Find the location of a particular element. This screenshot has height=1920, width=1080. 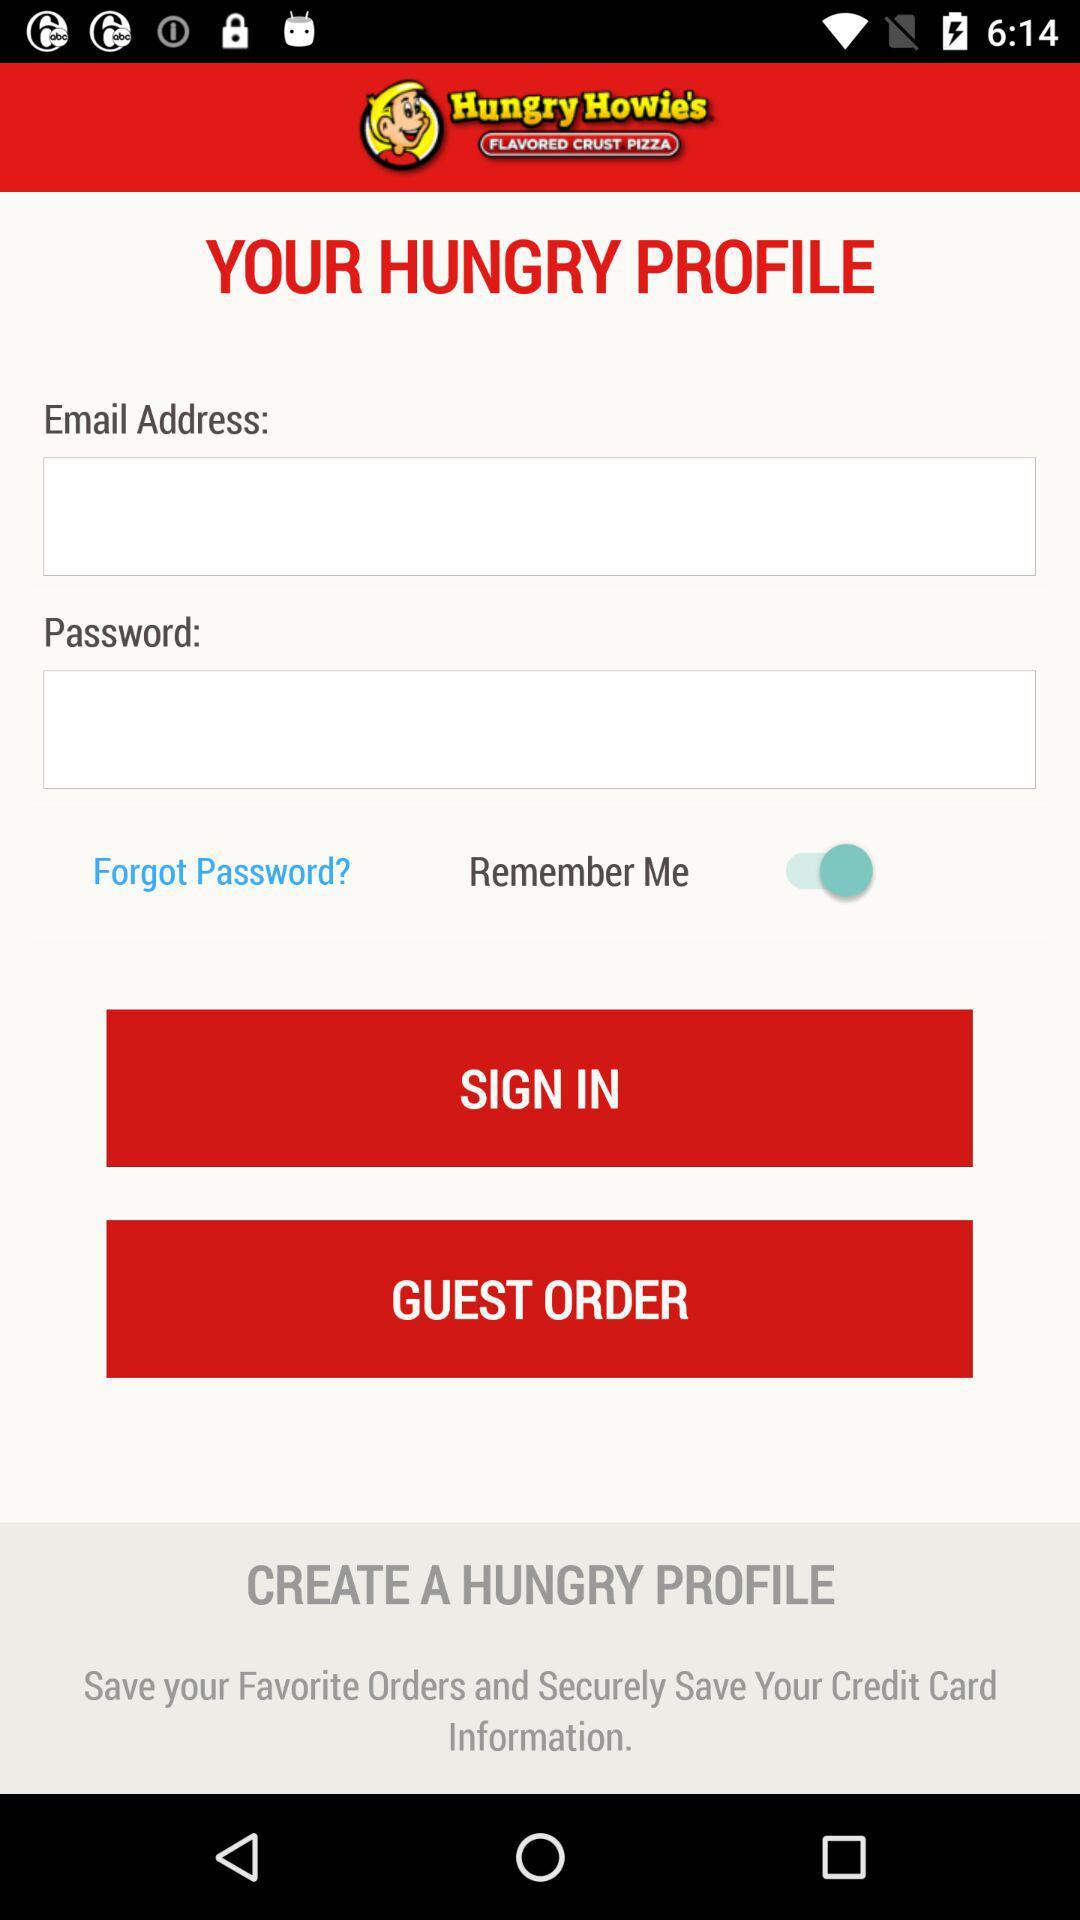

email field is located at coordinates (538, 516).